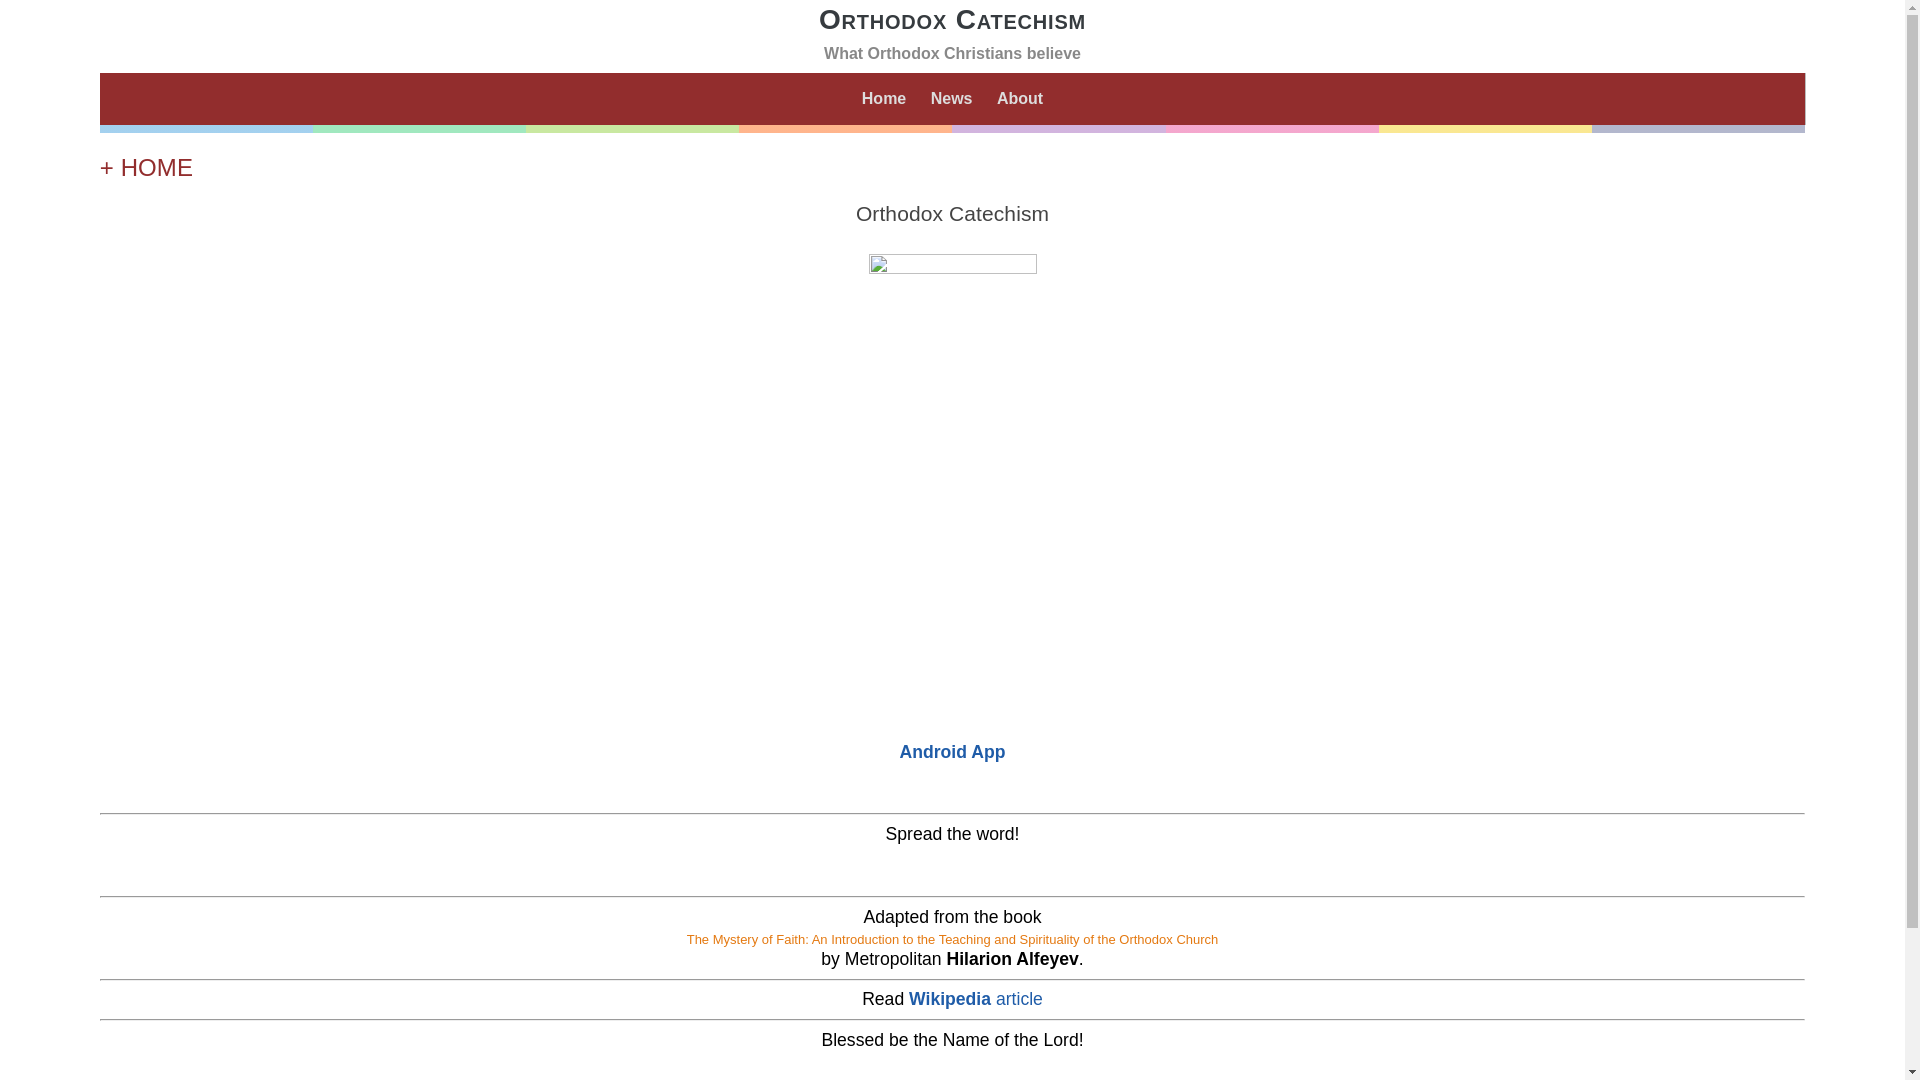 This screenshot has height=1080, width=1920. What do you see at coordinates (975, 999) in the screenshot?
I see `'Wikipedia article'` at bounding box center [975, 999].